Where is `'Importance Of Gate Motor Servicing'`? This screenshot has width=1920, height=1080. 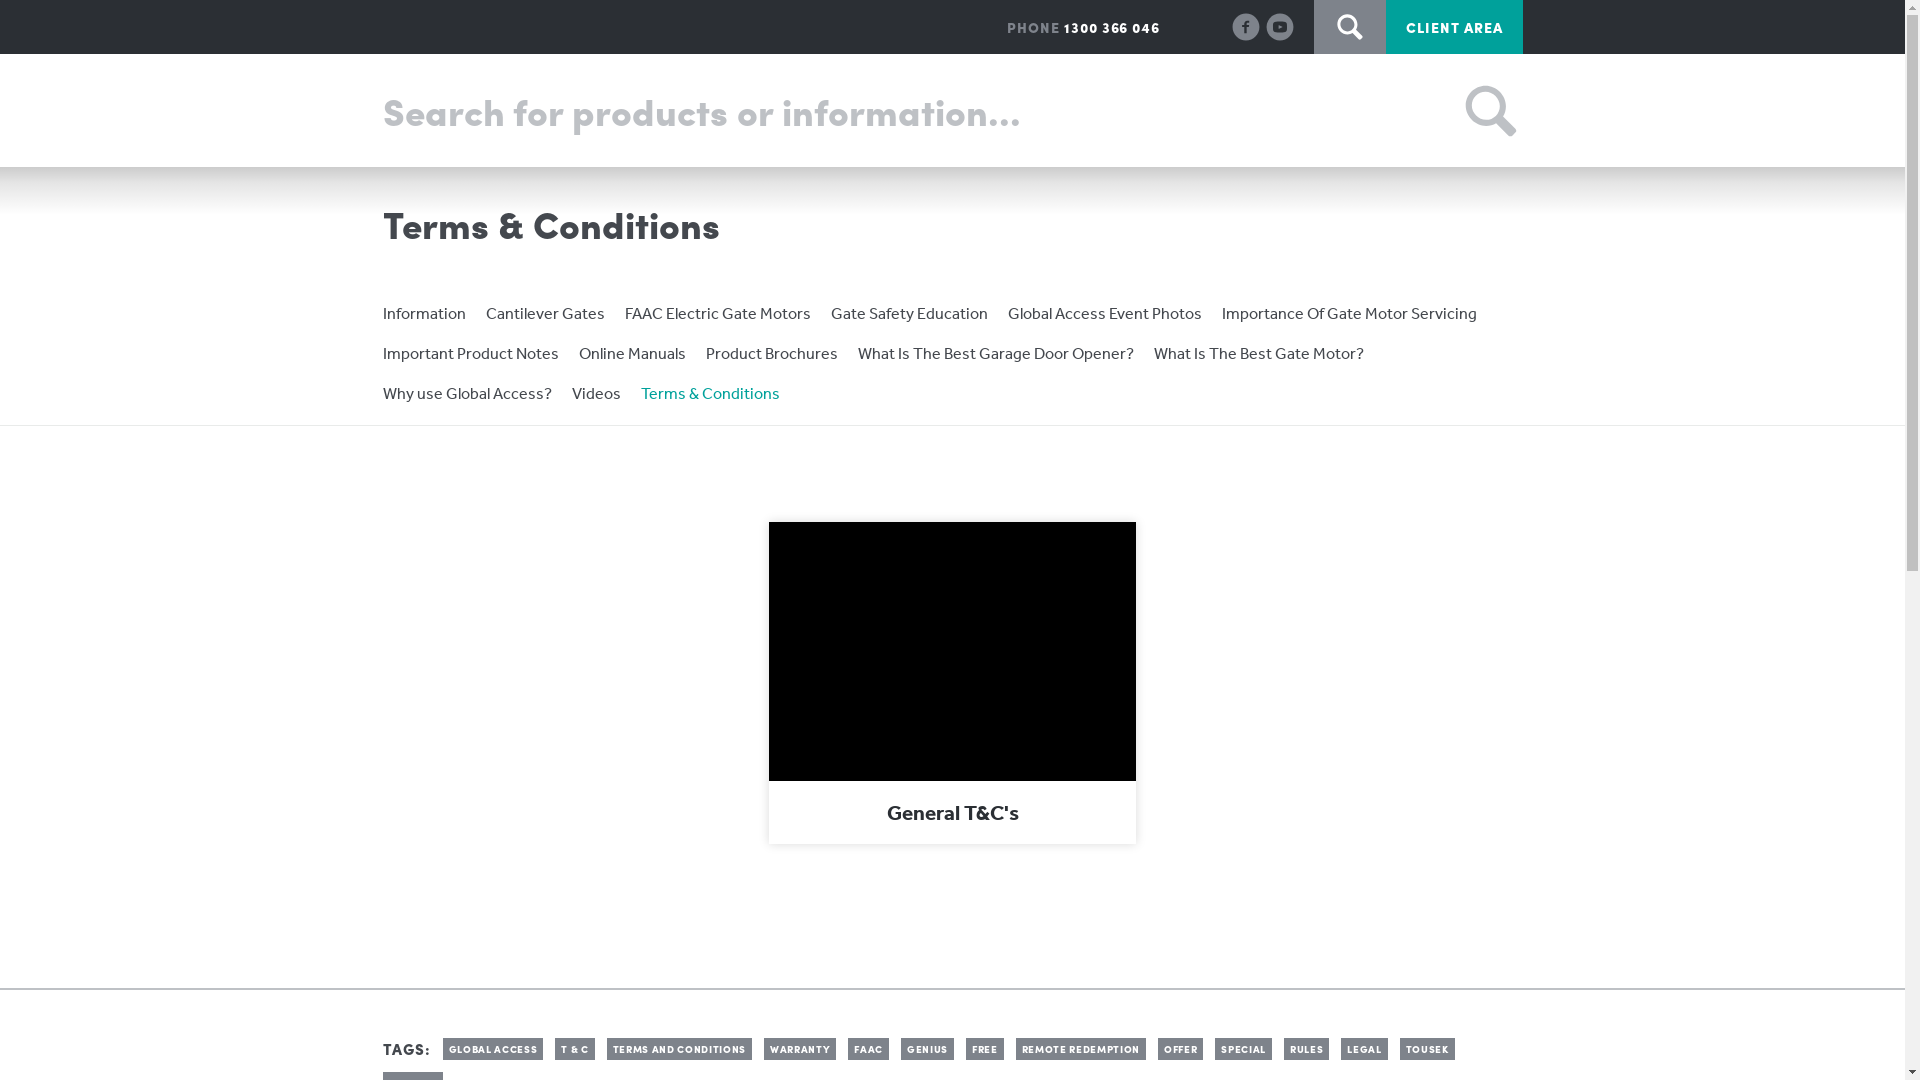
'Importance Of Gate Motor Servicing' is located at coordinates (1349, 312).